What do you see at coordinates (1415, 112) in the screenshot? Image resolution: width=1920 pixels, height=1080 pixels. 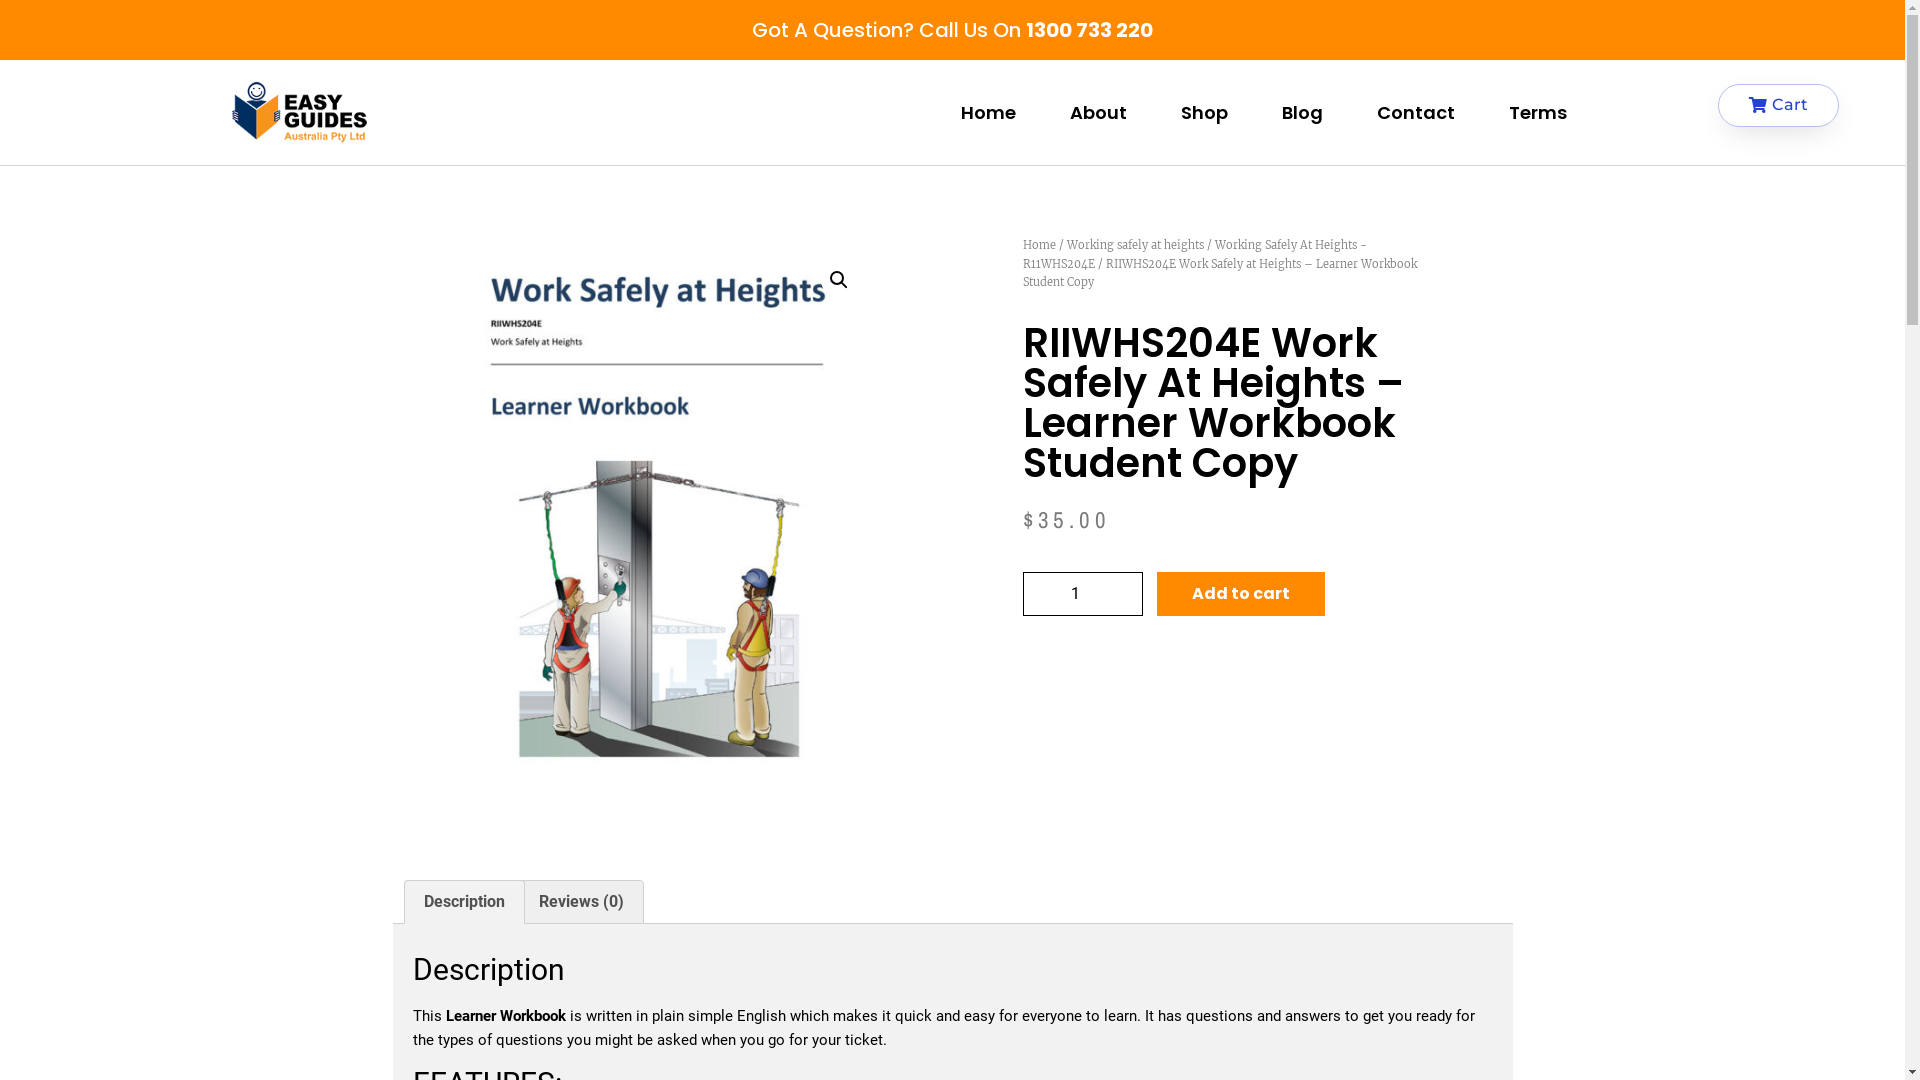 I see `'Contact'` at bounding box center [1415, 112].